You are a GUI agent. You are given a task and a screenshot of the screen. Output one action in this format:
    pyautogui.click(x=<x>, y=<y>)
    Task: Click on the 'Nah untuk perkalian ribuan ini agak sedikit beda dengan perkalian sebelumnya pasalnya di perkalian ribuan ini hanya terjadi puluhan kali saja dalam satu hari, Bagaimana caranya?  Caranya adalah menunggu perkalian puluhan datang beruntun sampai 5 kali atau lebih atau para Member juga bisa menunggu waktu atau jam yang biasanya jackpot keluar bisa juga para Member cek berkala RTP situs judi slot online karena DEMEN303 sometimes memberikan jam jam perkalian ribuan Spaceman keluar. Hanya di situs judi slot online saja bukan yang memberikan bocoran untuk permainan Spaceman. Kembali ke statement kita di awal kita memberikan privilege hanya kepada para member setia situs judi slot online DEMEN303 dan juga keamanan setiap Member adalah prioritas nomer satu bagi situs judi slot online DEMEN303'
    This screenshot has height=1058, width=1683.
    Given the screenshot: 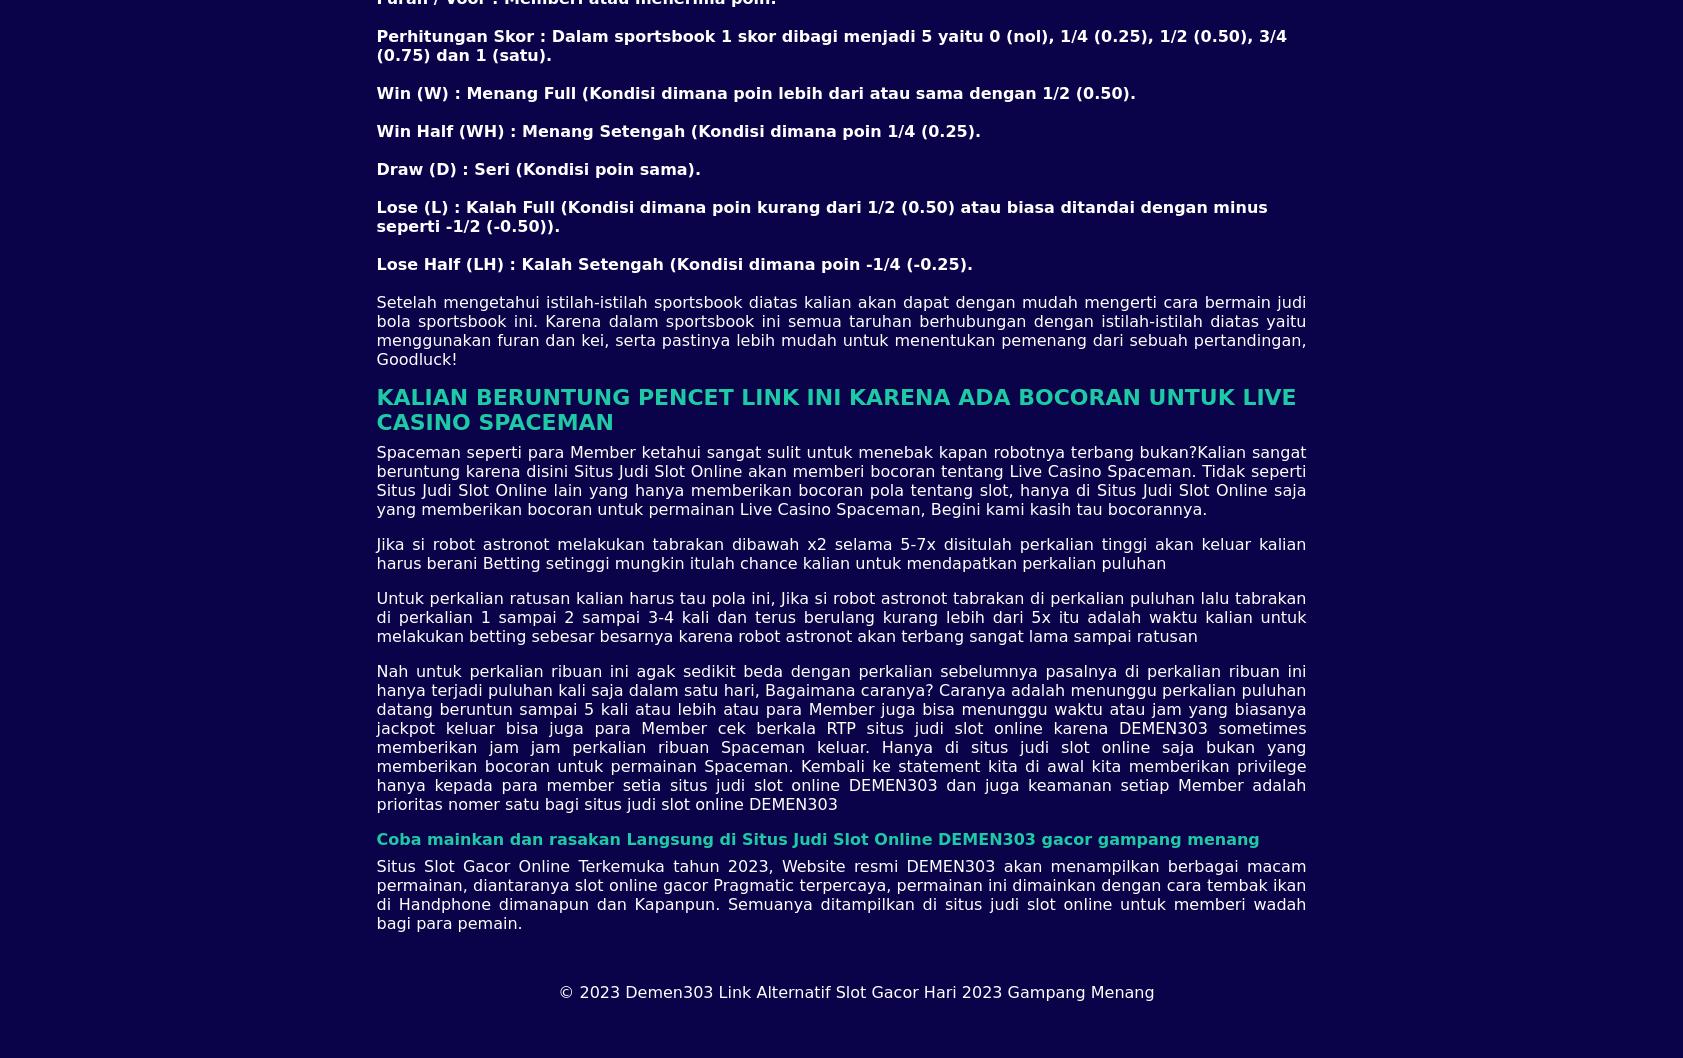 What is the action you would take?
    pyautogui.click(x=839, y=737)
    